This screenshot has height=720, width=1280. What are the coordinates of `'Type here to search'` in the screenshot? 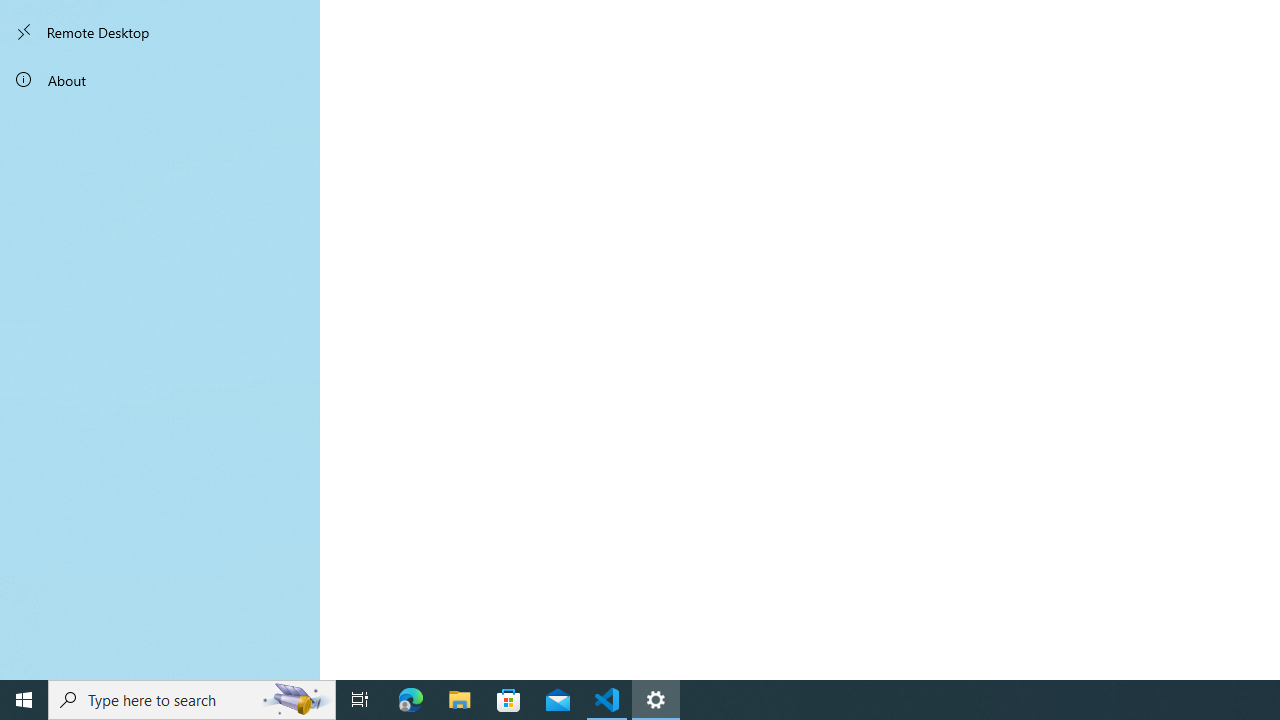 It's located at (192, 698).